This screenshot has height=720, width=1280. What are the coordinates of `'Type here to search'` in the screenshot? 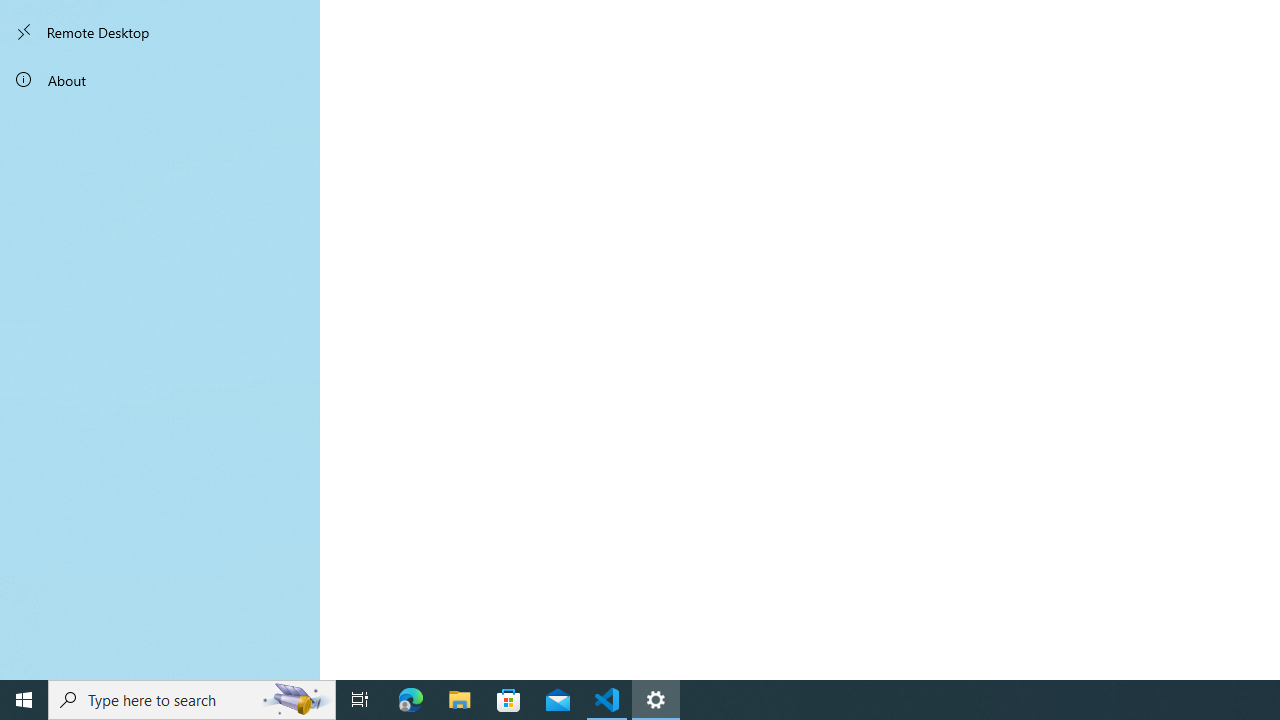 It's located at (192, 698).